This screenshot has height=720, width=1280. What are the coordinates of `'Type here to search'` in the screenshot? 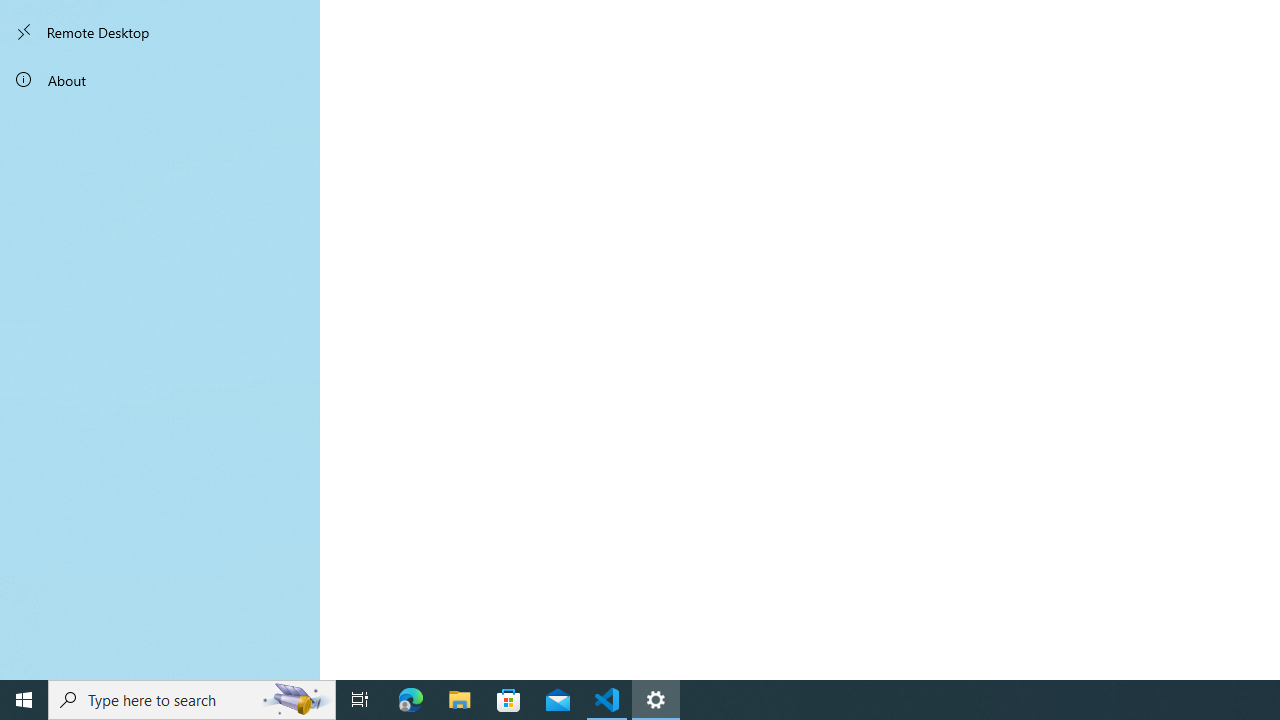 It's located at (192, 698).